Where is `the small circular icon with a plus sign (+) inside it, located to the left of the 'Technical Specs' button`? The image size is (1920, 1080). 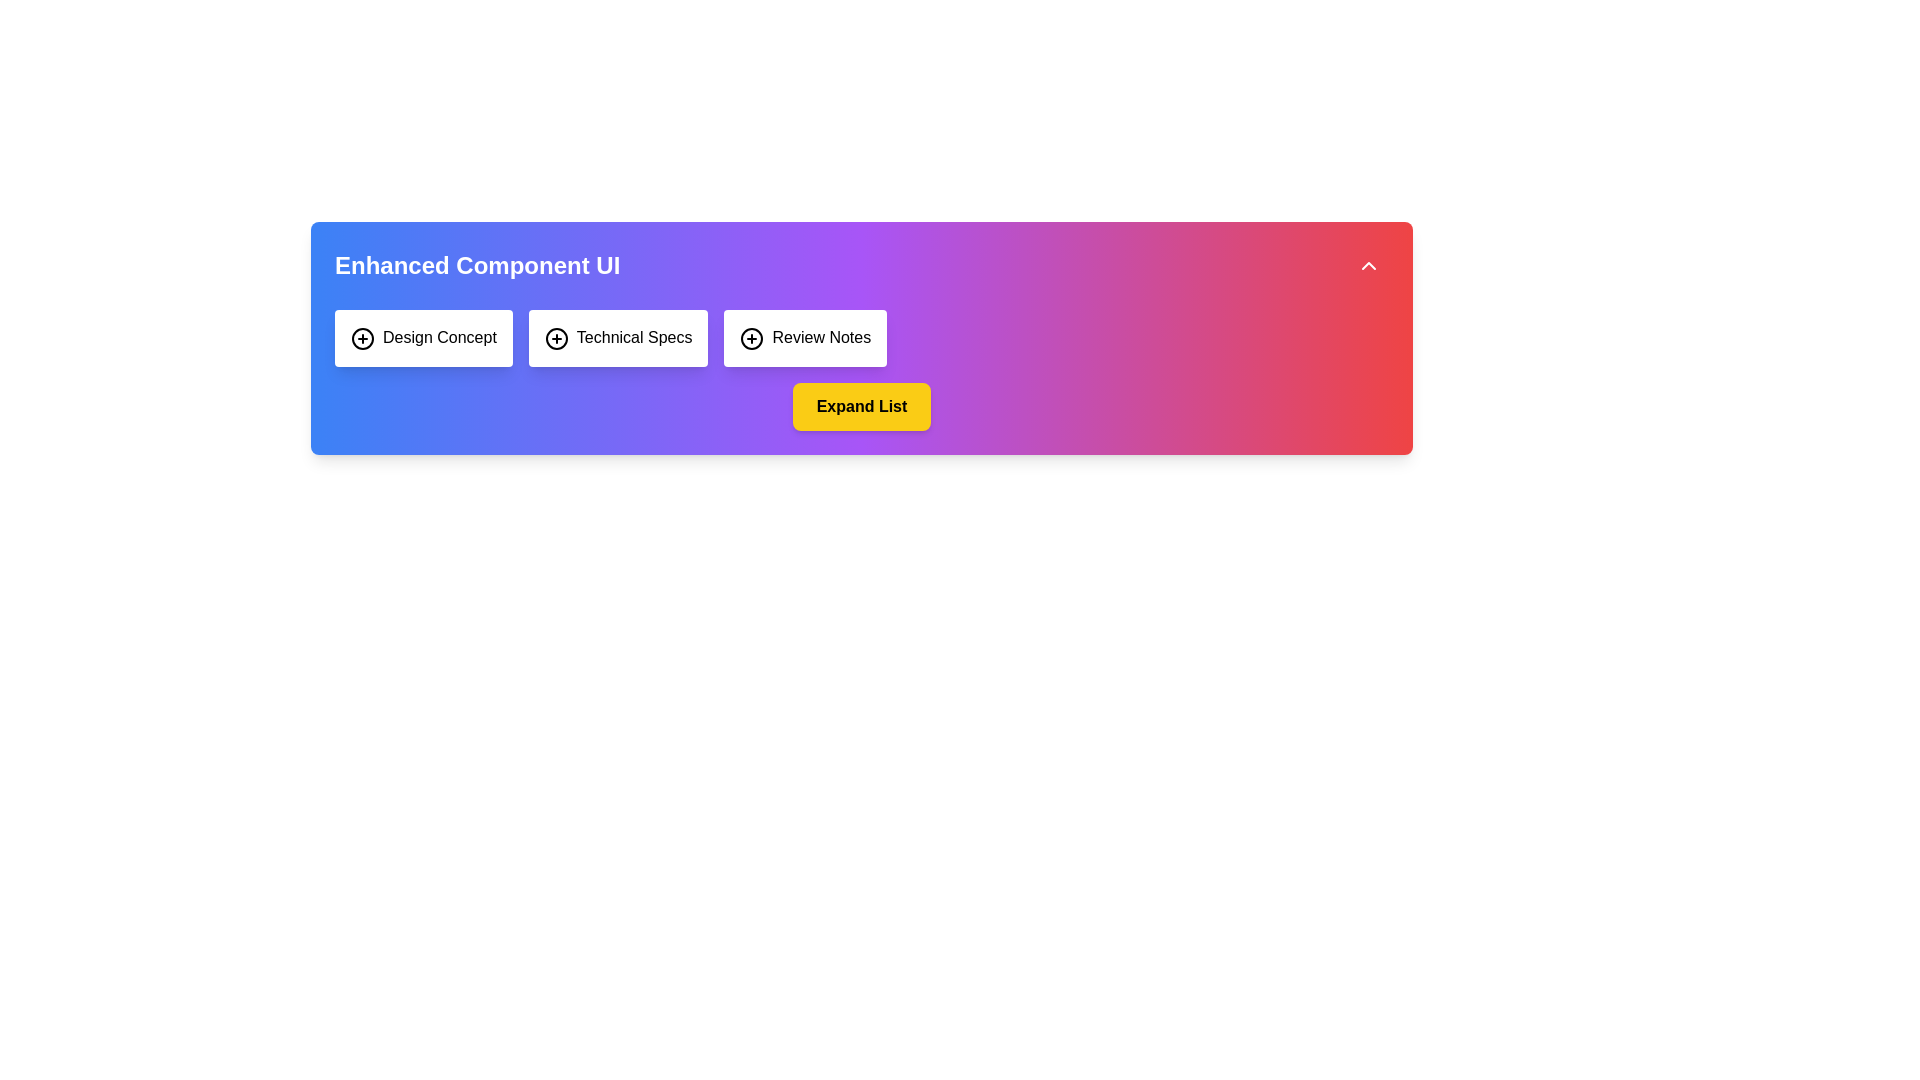
the small circular icon with a plus sign (+) inside it, located to the left of the 'Technical Specs' button is located at coordinates (556, 337).